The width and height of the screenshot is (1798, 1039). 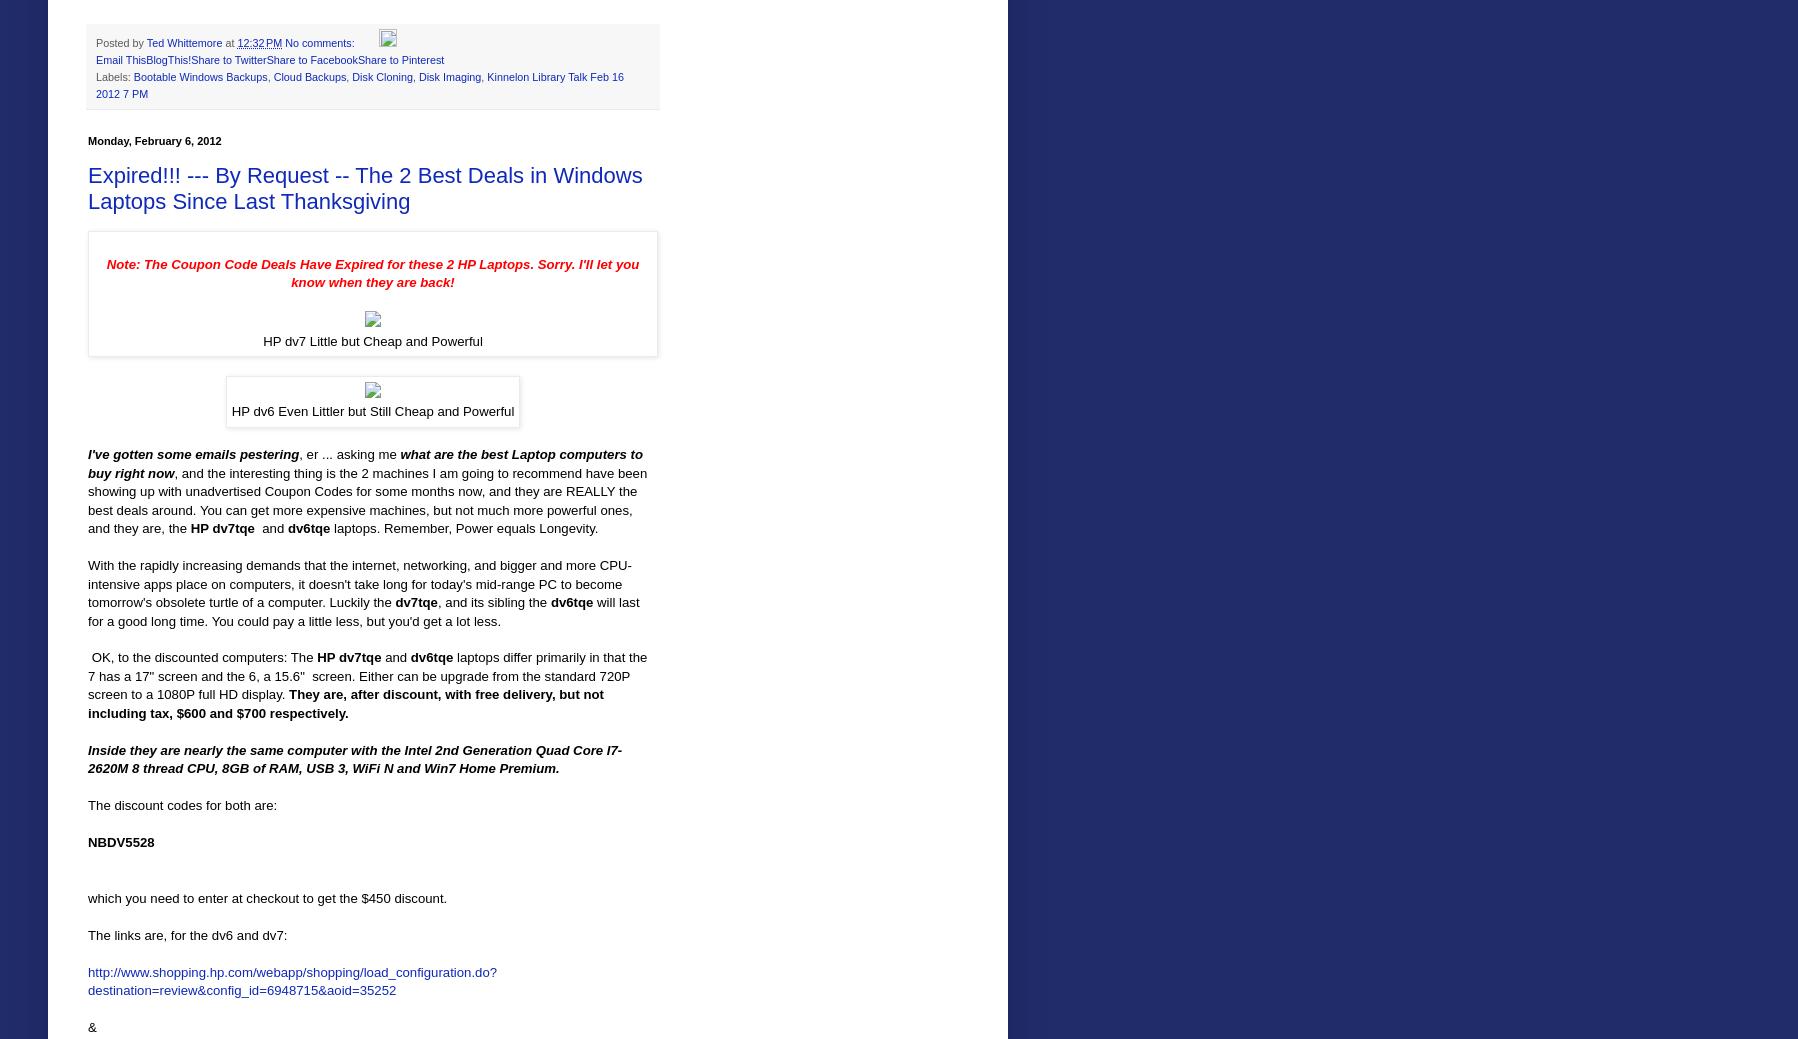 What do you see at coordinates (228, 58) in the screenshot?
I see `'Share to Twitter'` at bounding box center [228, 58].